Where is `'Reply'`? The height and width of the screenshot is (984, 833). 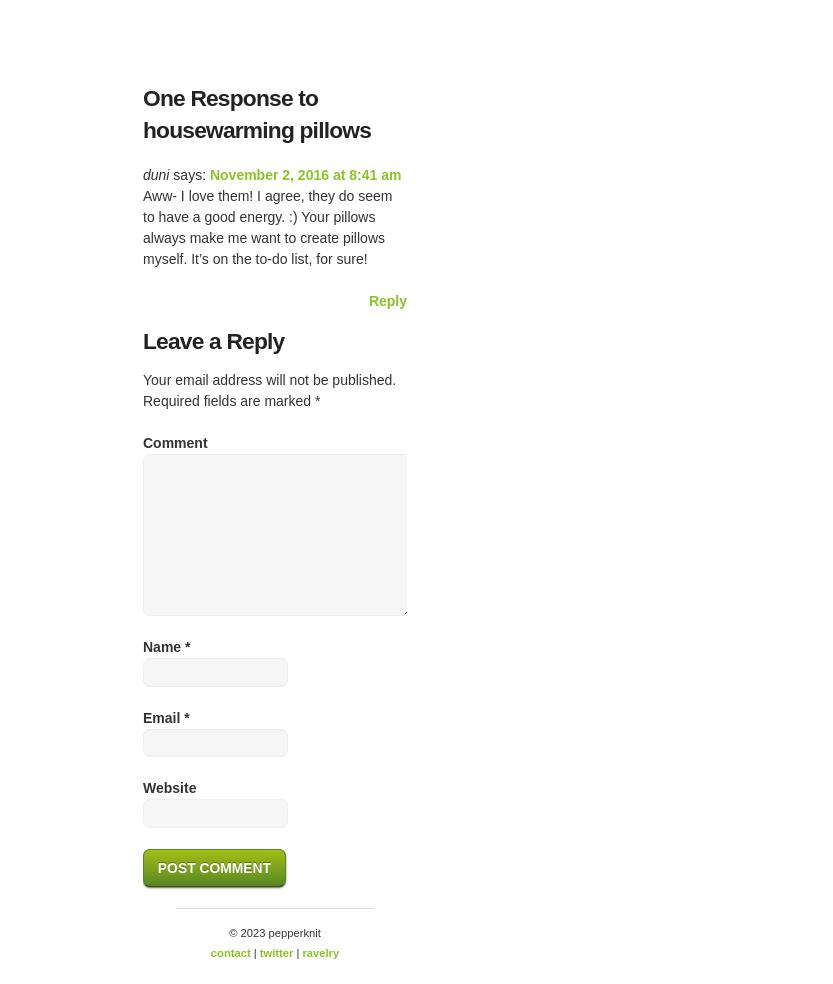 'Reply' is located at coordinates (387, 299).